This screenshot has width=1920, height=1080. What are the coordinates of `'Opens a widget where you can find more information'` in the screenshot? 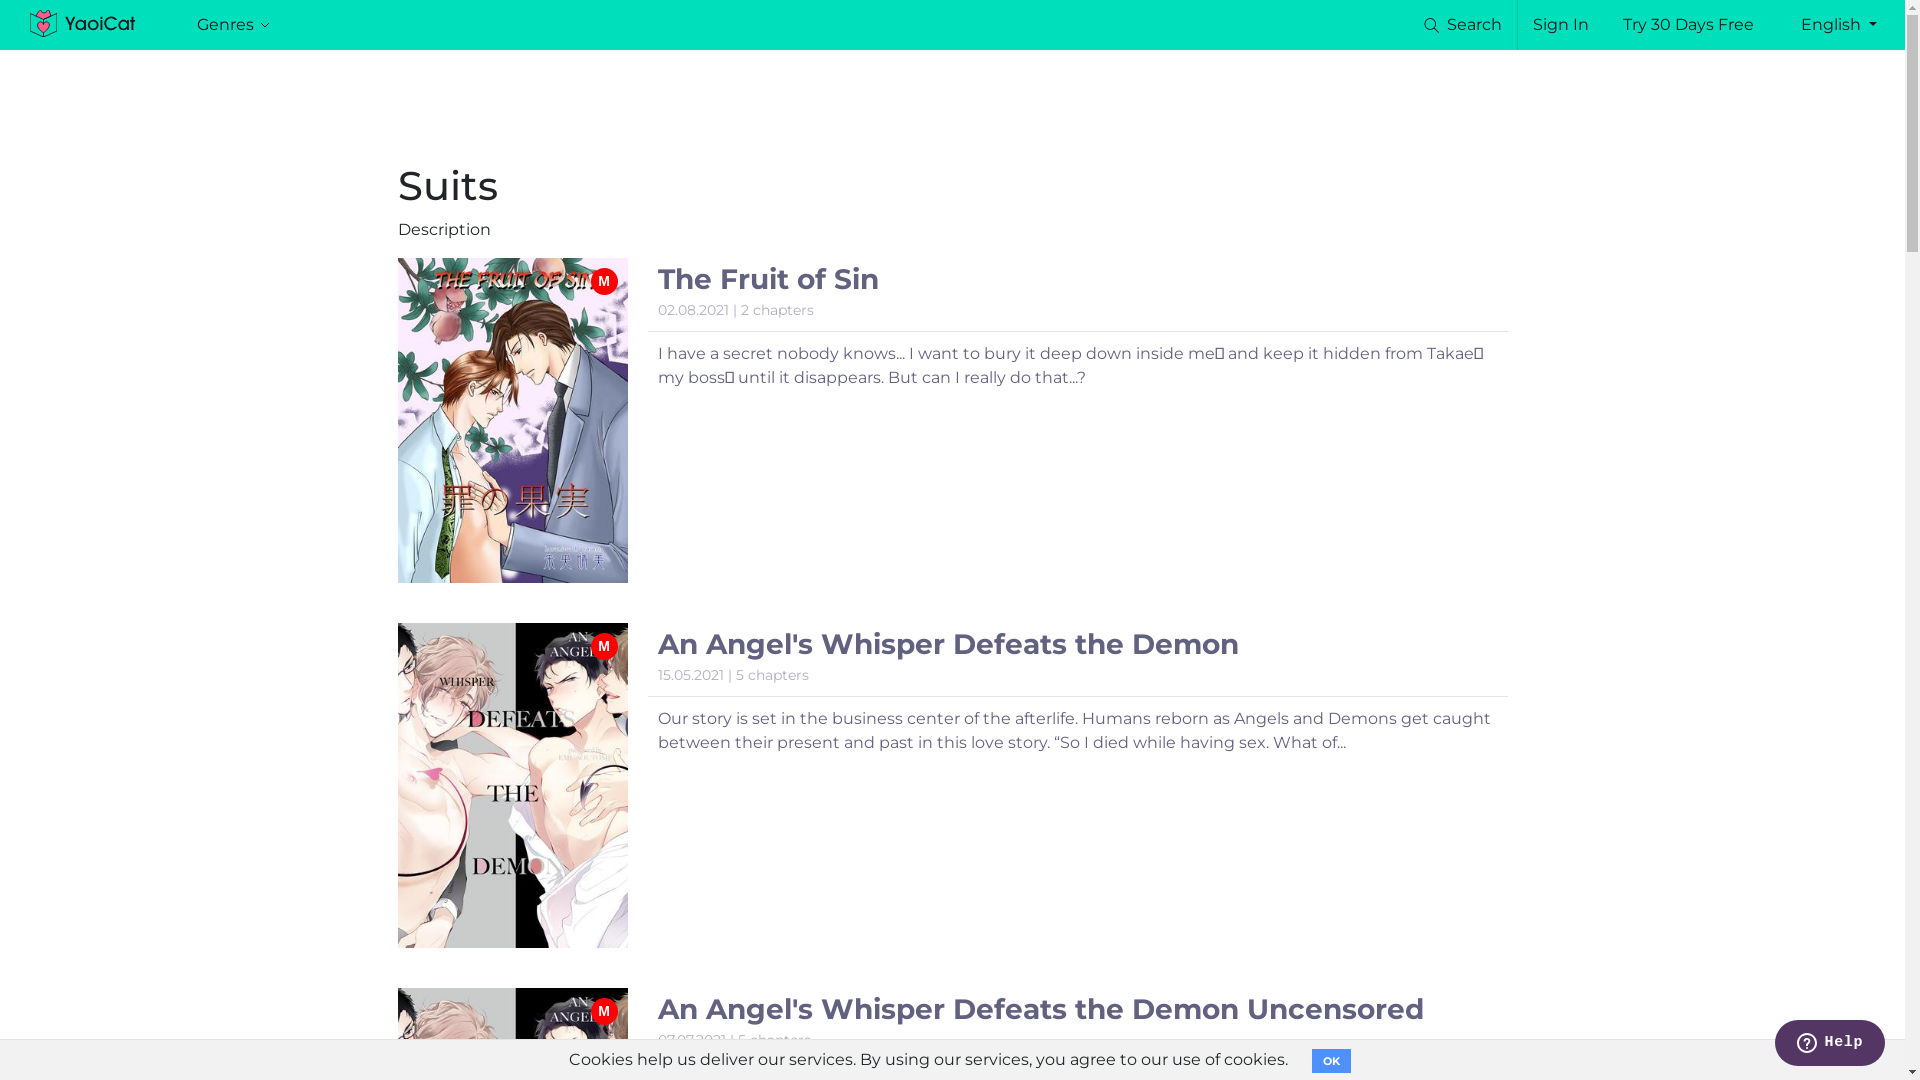 It's located at (1774, 1044).